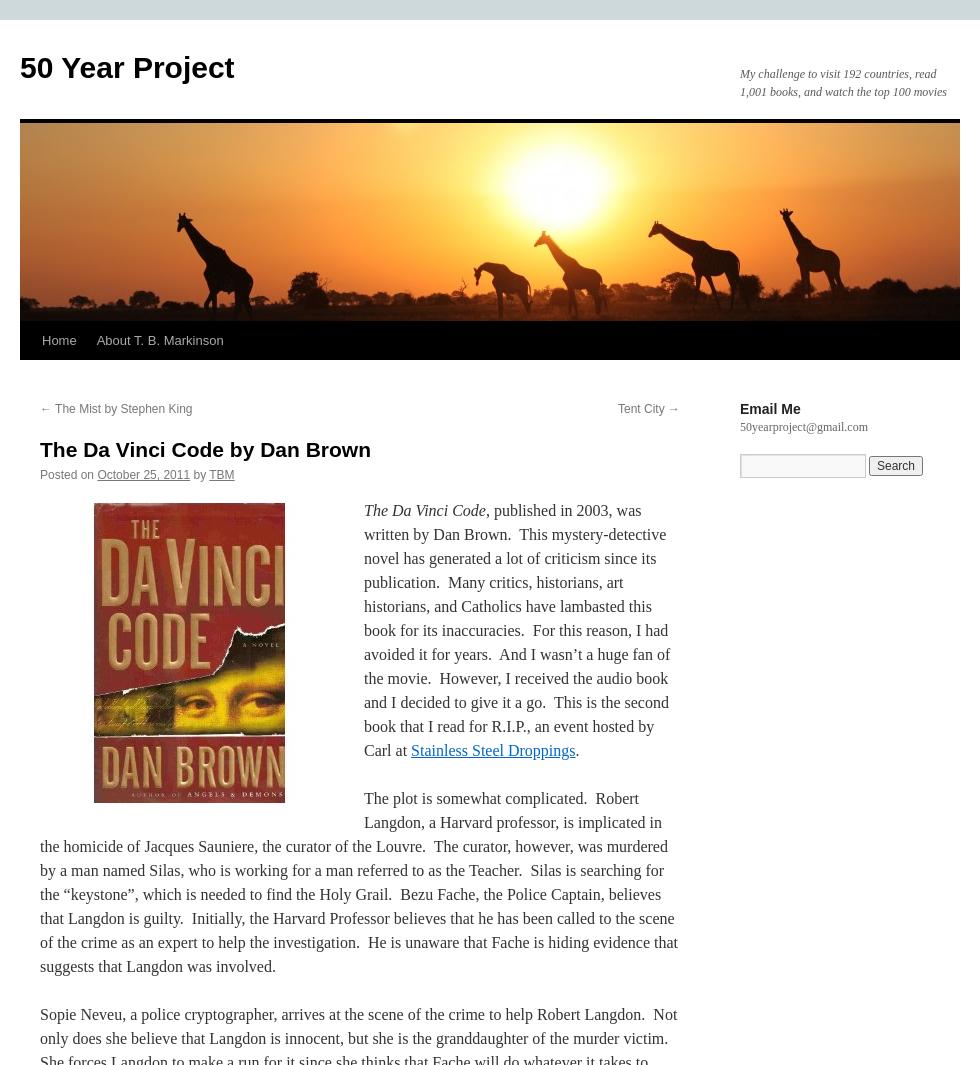  What do you see at coordinates (577, 750) in the screenshot?
I see `'.'` at bounding box center [577, 750].